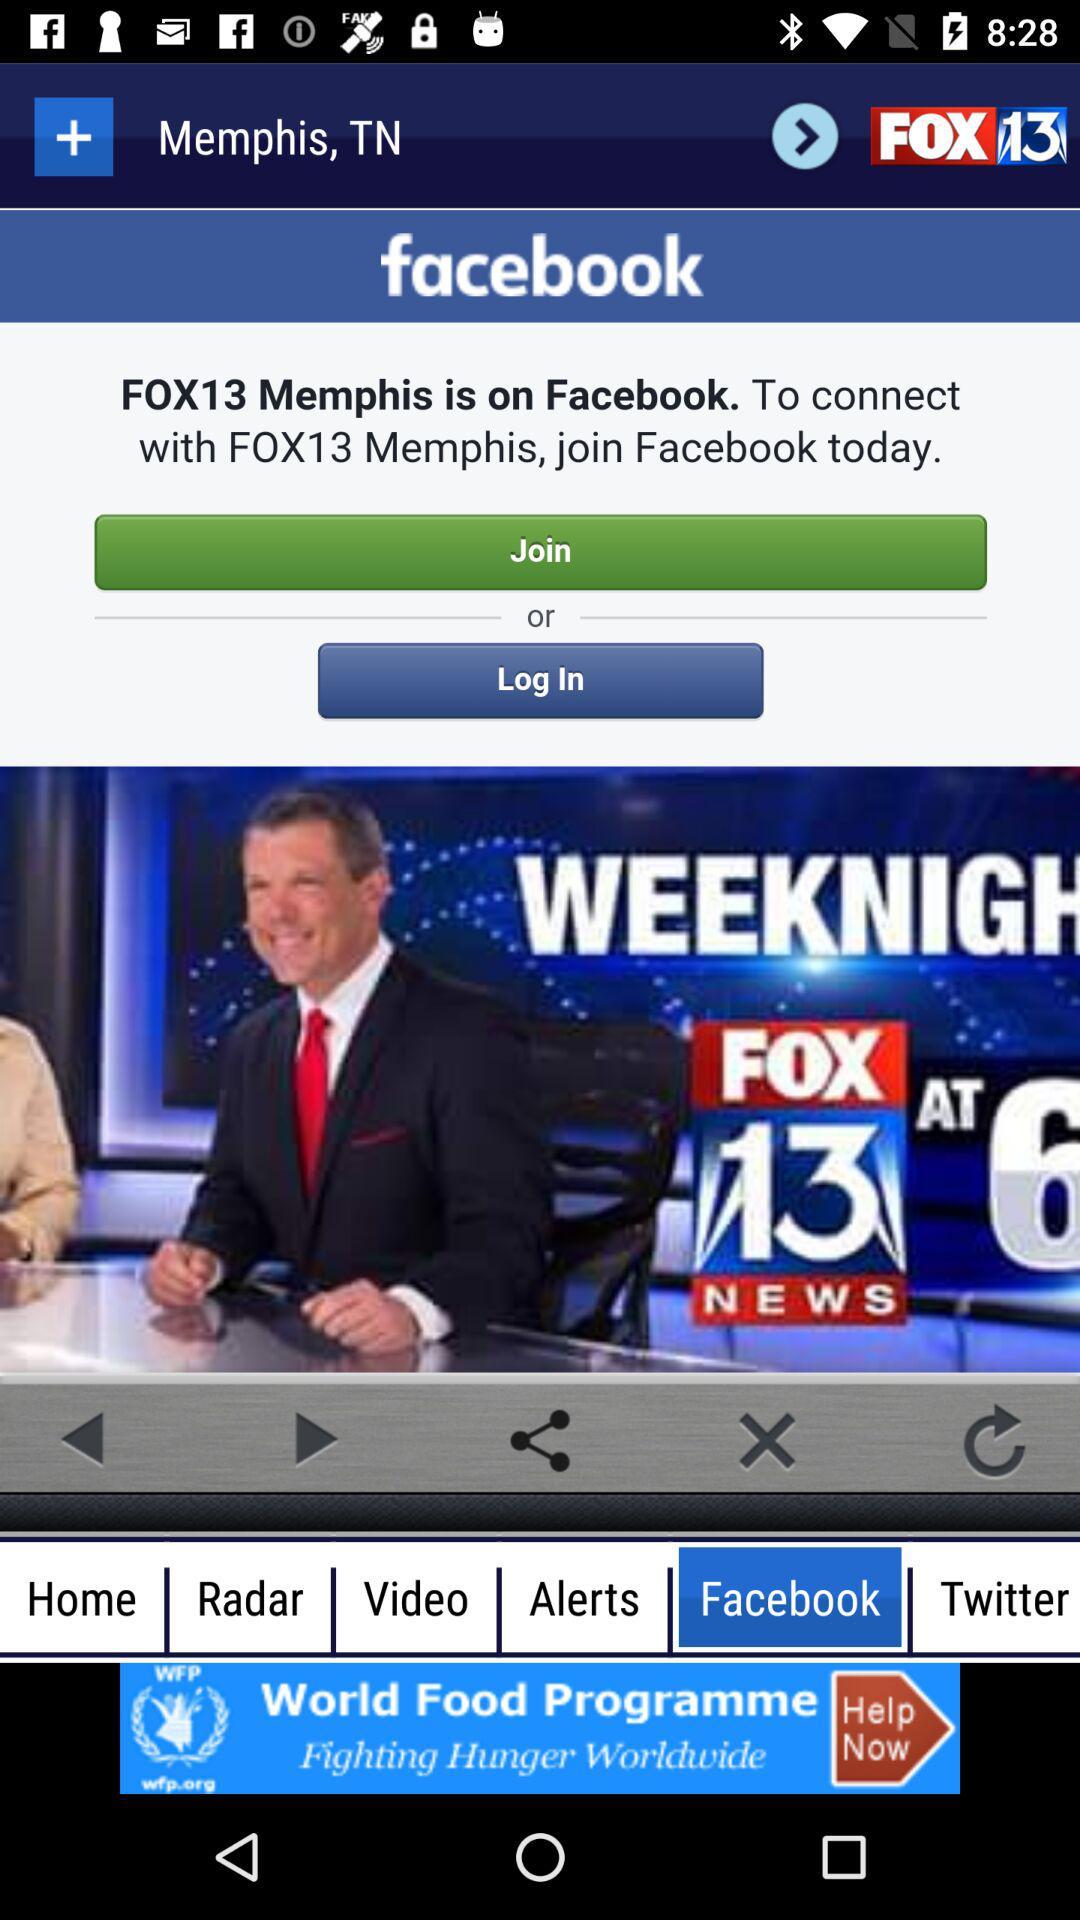 This screenshot has width=1080, height=1920. What do you see at coordinates (994, 1440) in the screenshot?
I see `refresh video` at bounding box center [994, 1440].